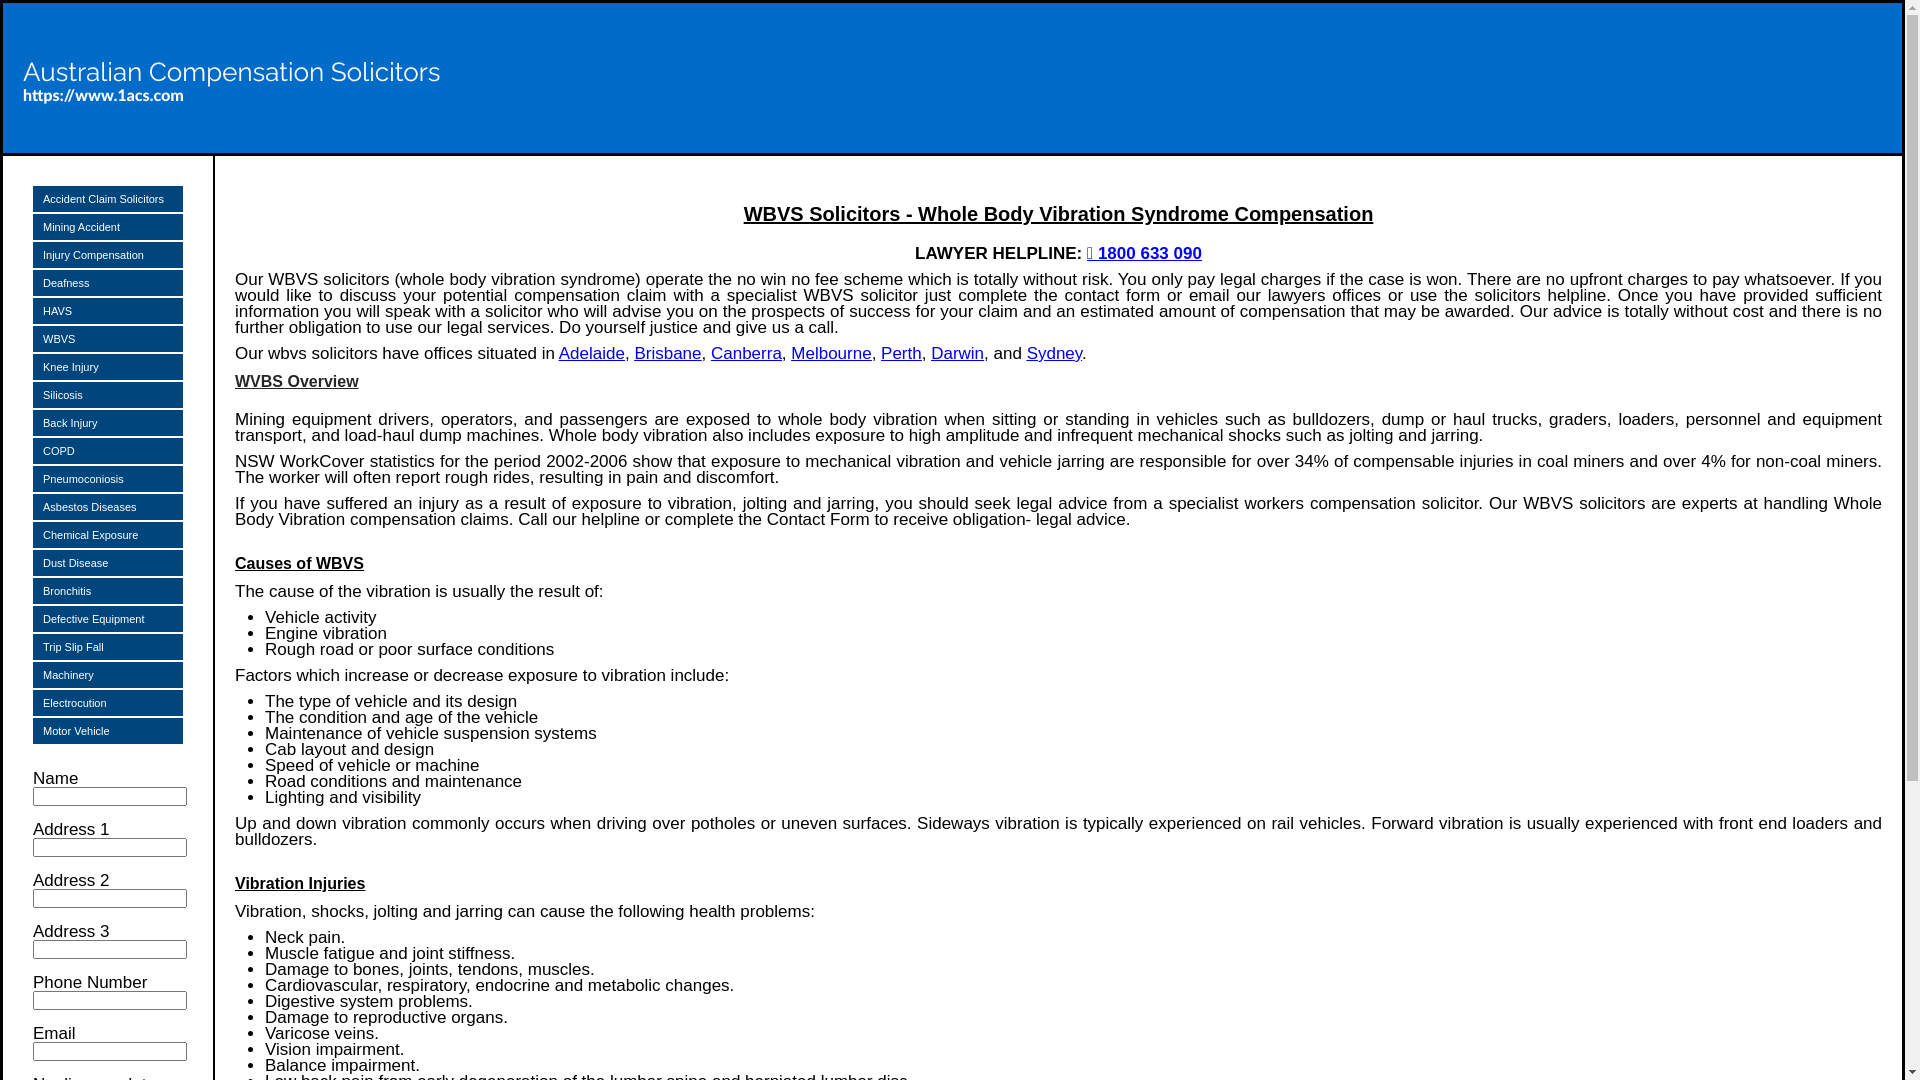 This screenshot has height=1080, width=1920. Describe the element at coordinates (745, 352) in the screenshot. I see `'Canberra'` at that location.